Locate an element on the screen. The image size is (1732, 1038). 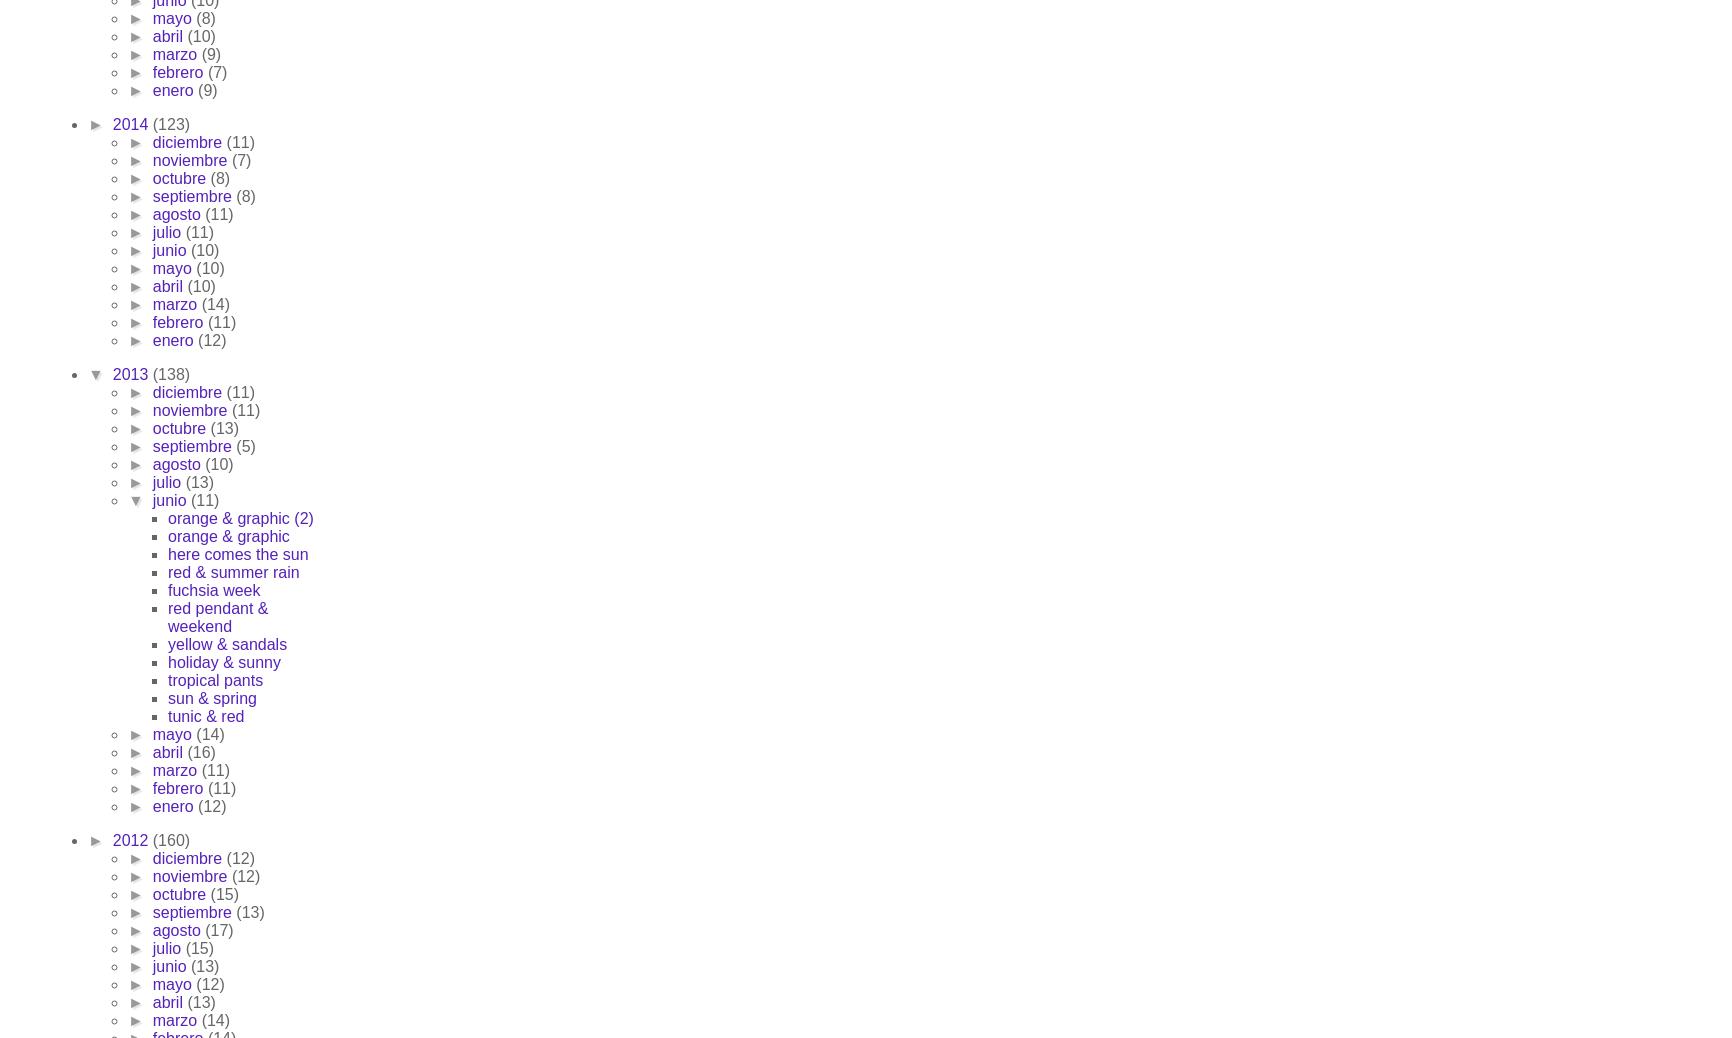
'fuchsia week' is located at coordinates (168, 588).